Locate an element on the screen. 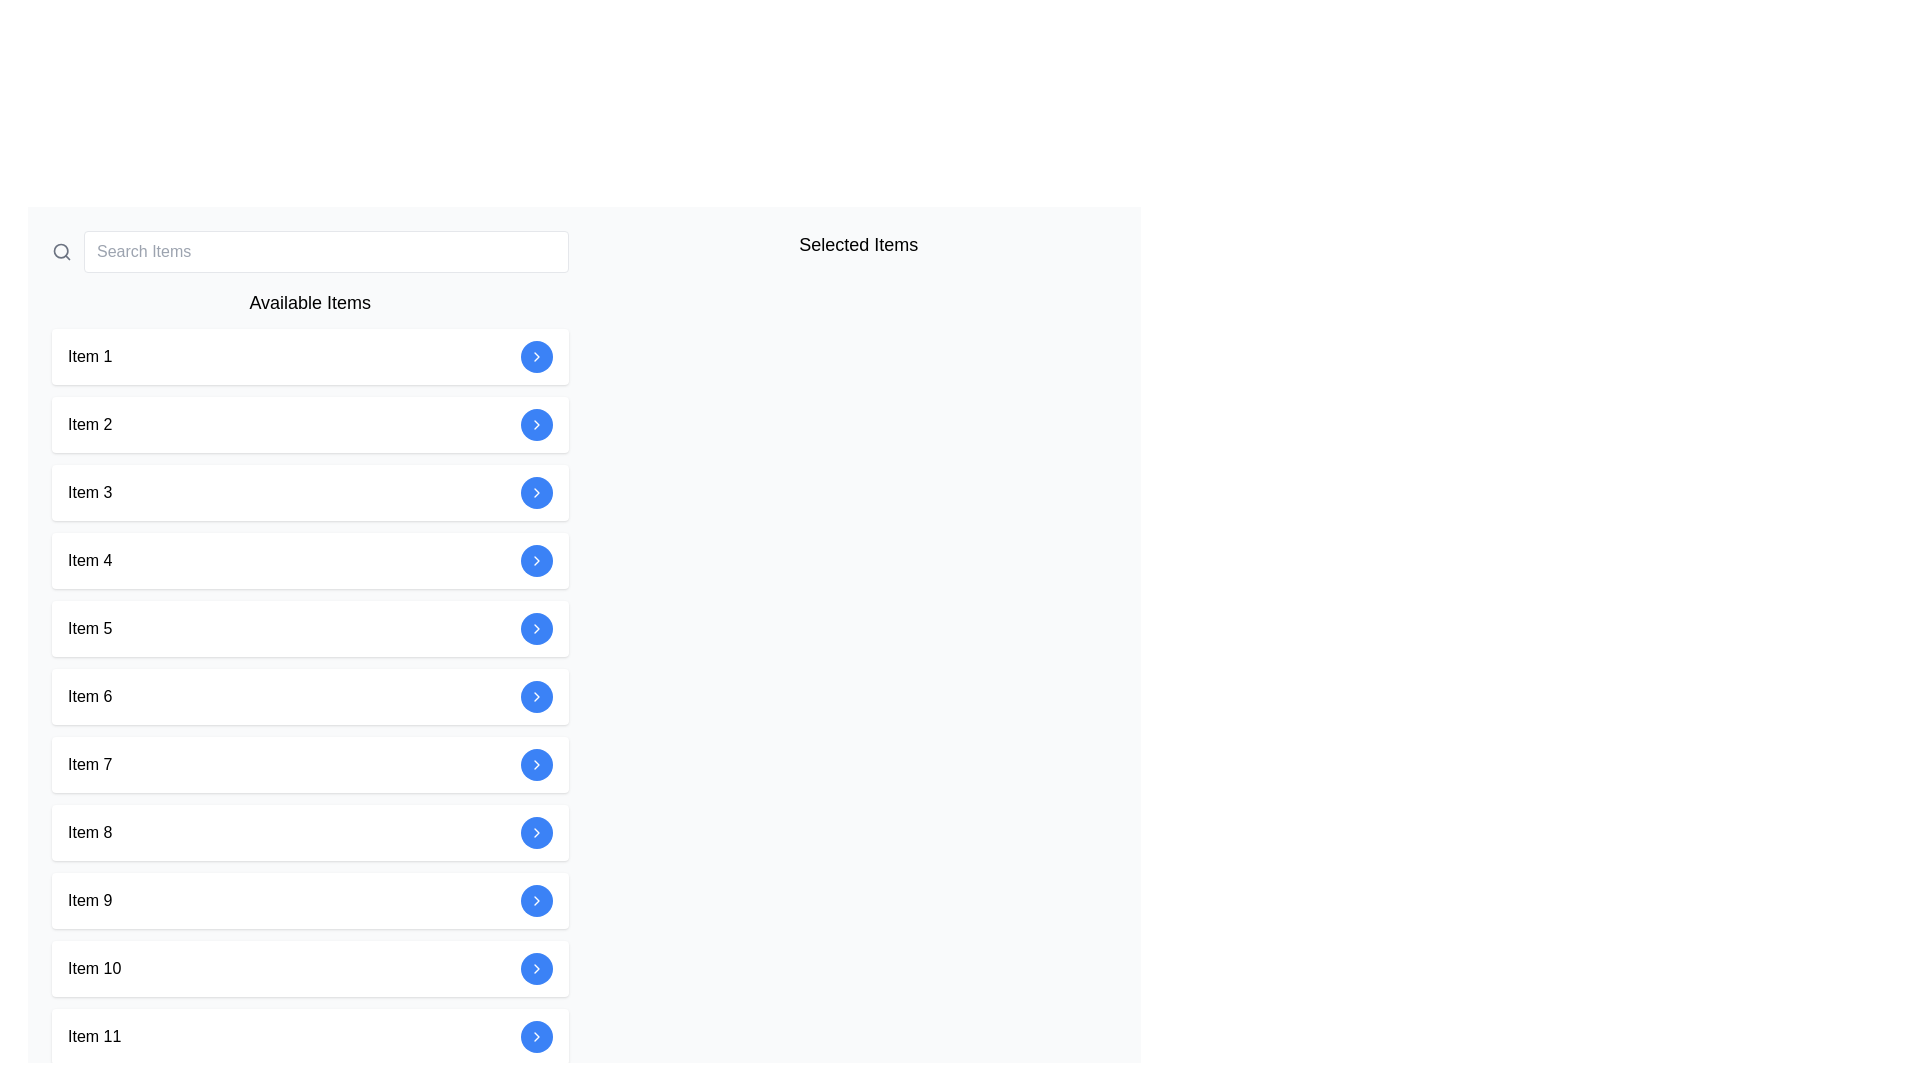 This screenshot has height=1080, width=1920. the right-facing chevron icon located at the right side of the 'Item 5' row in the 'Available Items' list is located at coordinates (536, 627).